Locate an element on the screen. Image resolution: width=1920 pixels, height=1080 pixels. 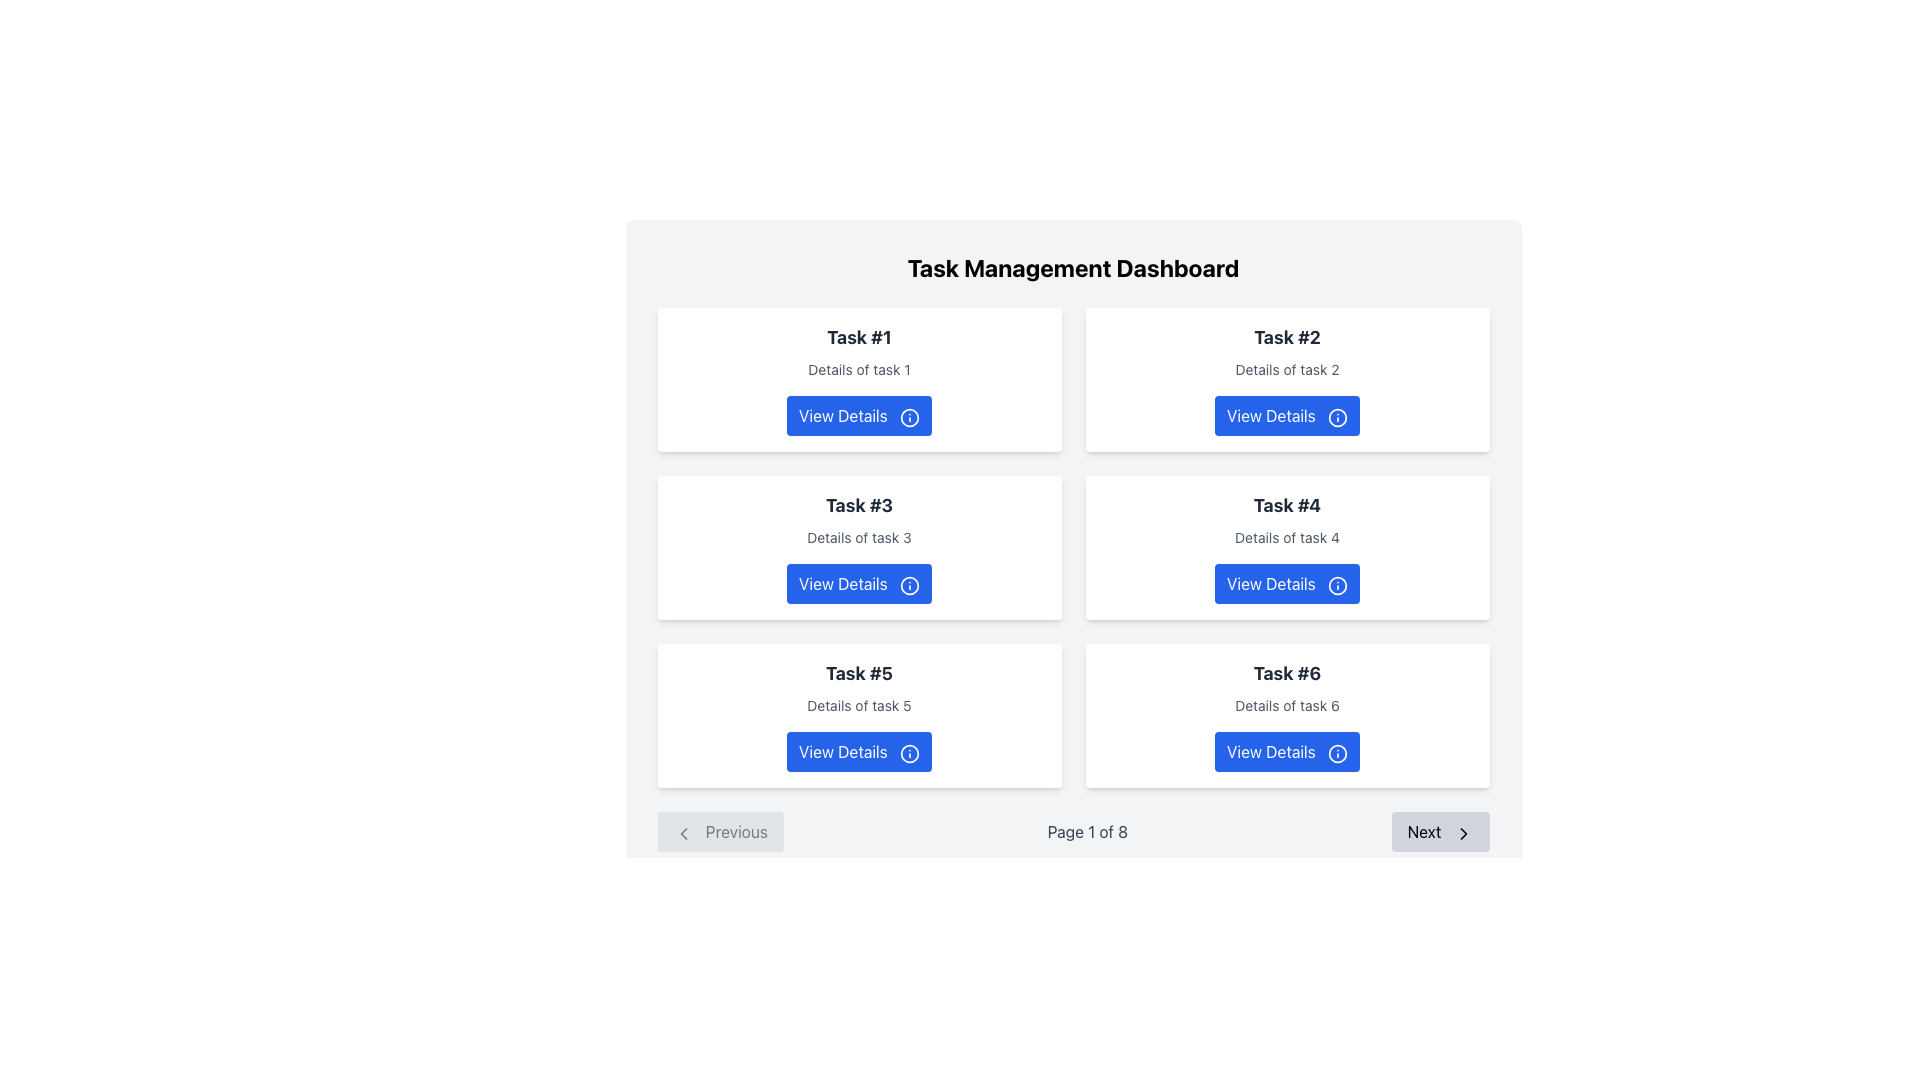
the text label displaying 'Page 1 of 8' located centrally in the bottom navigation bar of the dashboard interface is located at coordinates (1086, 832).